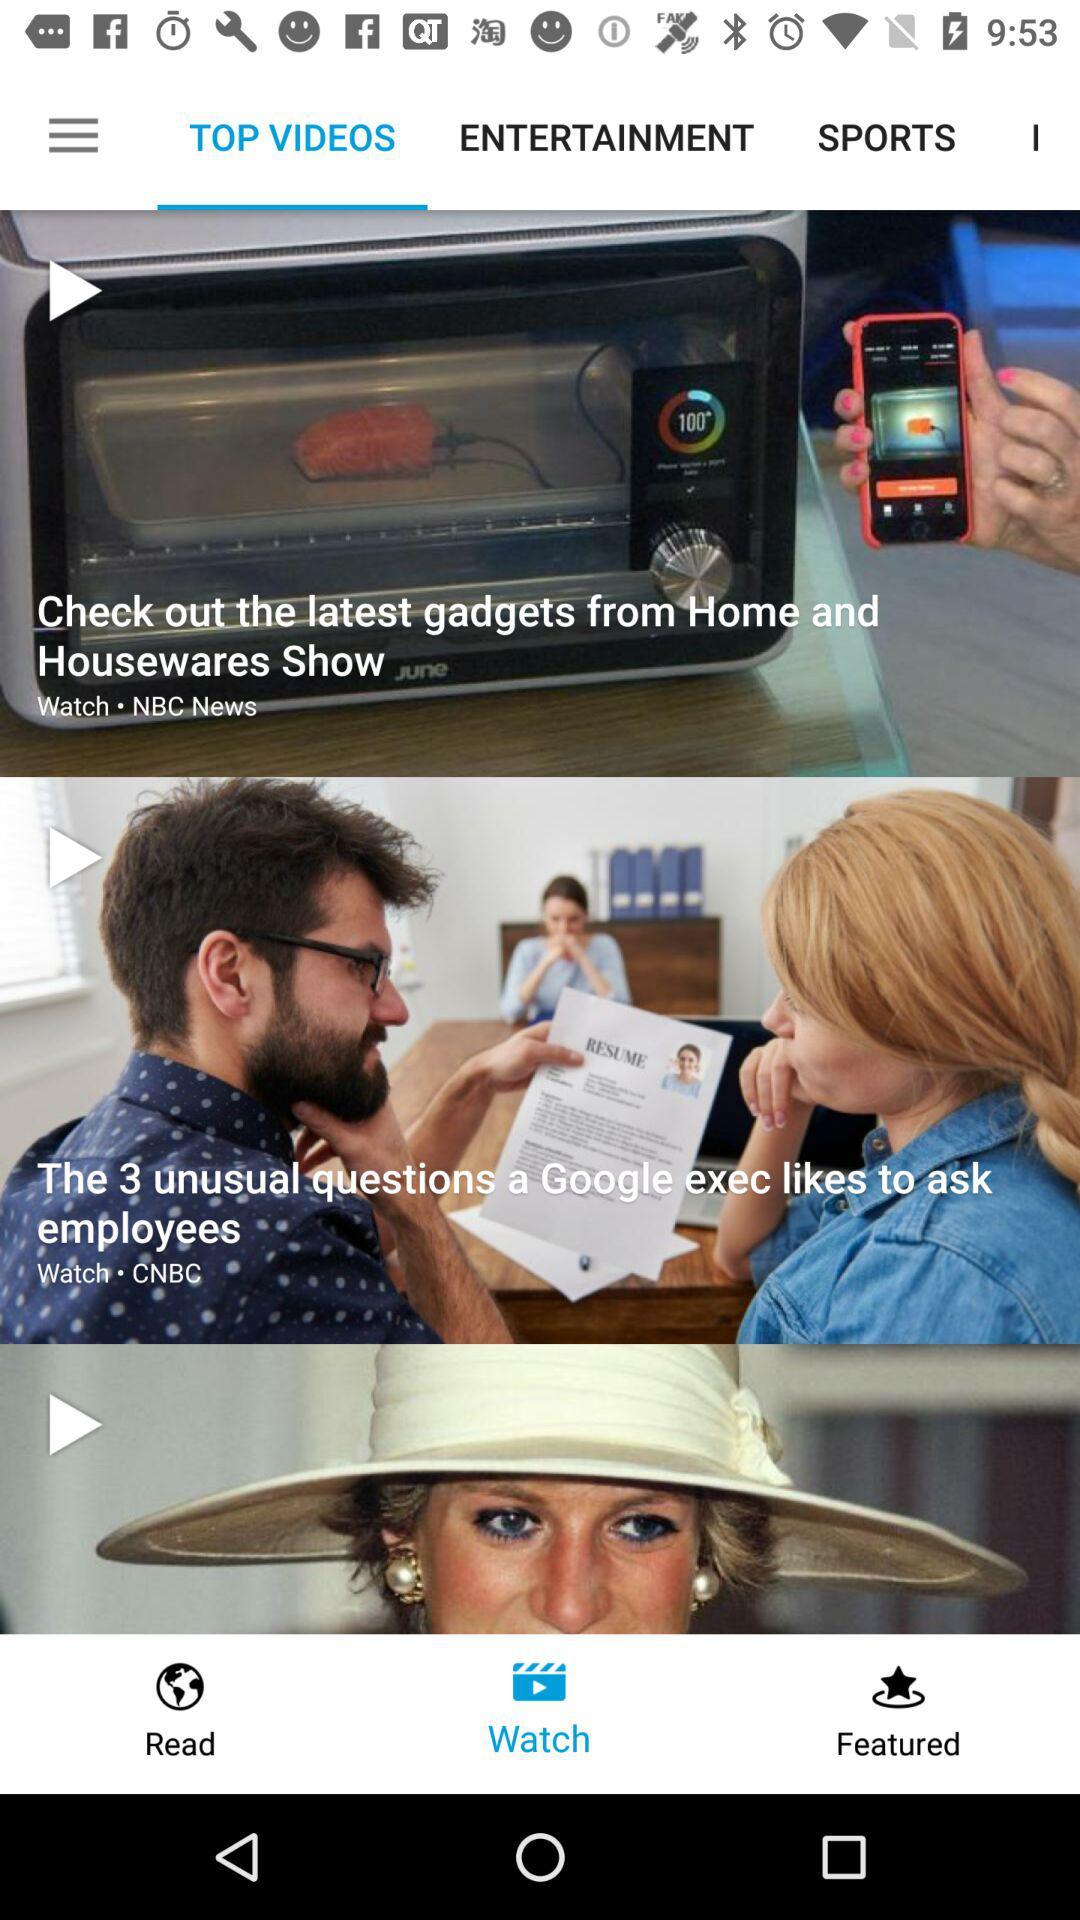 This screenshot has width=1080, height=1920. Describe the element at coordinates (74, 857) in the screenshot. I see `video` at that location.